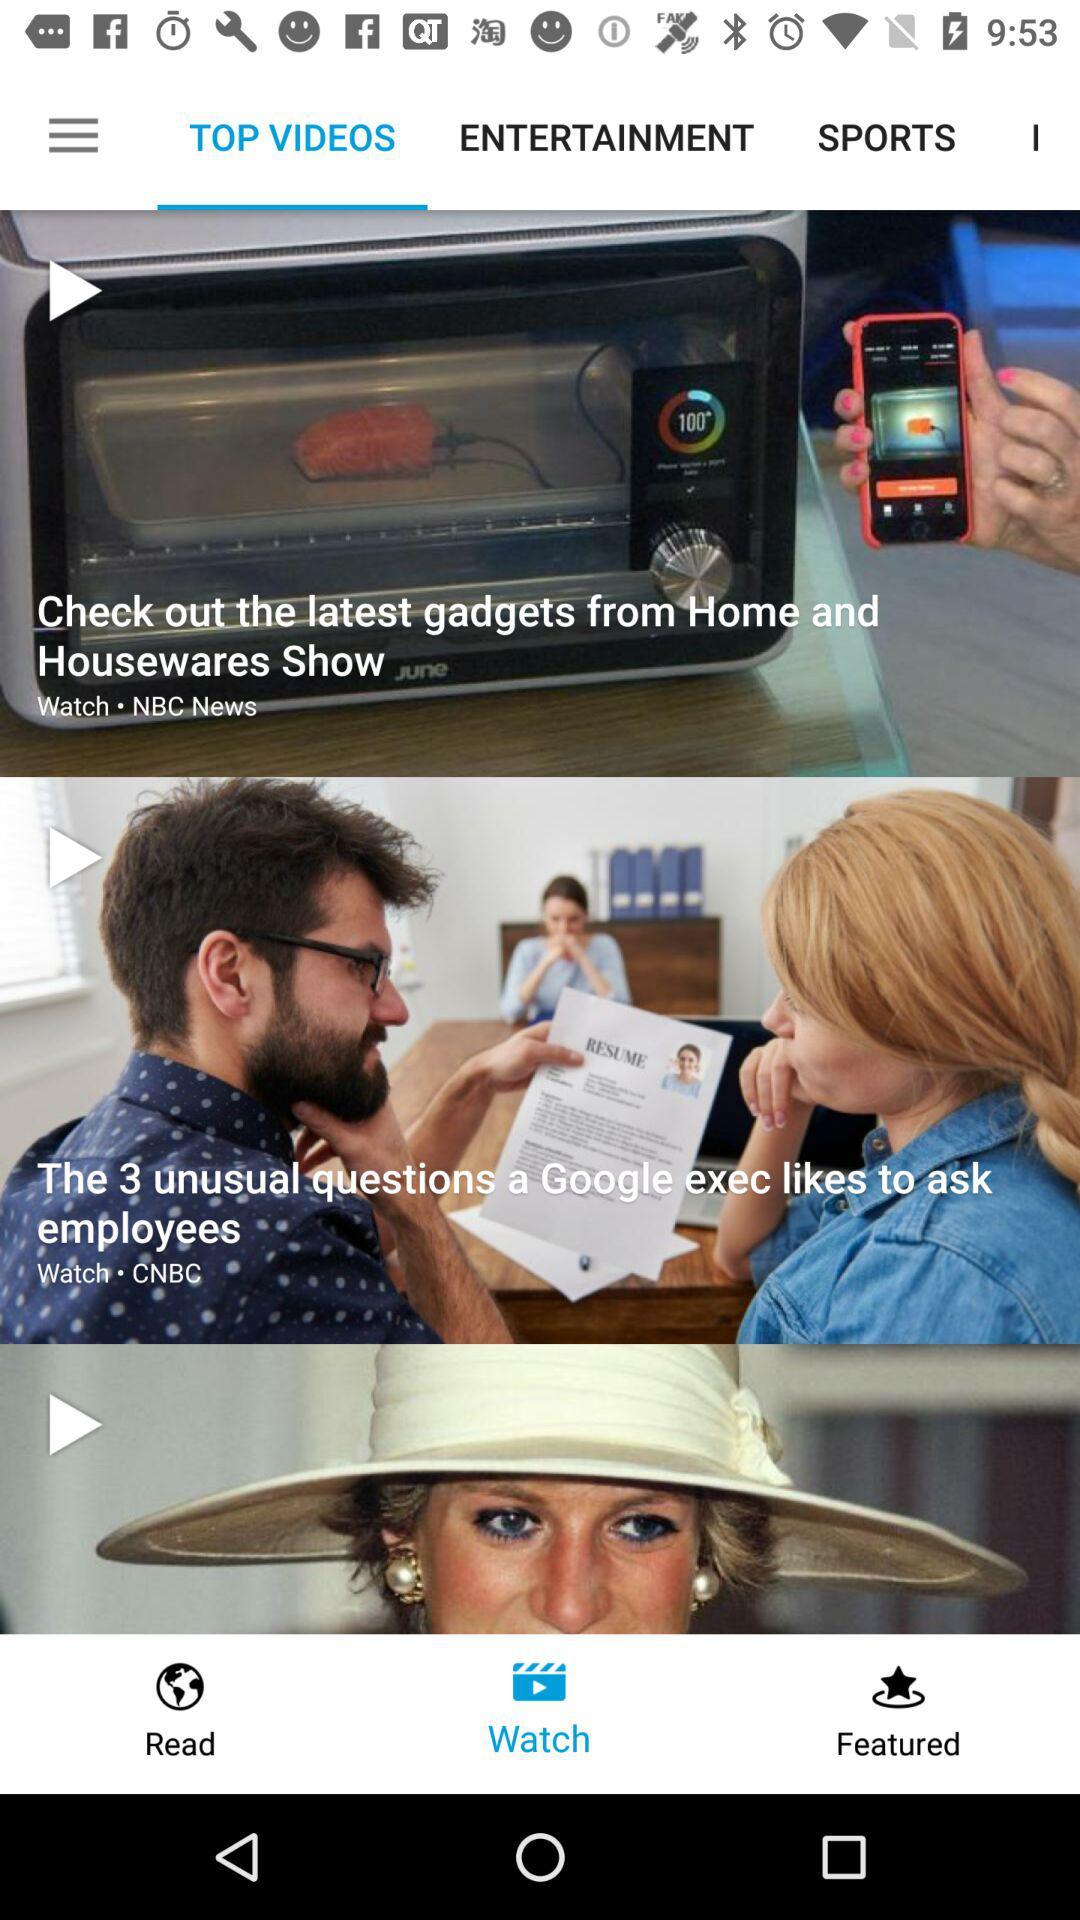 This screenshot has width=1080, height=1920. Describe the element at coordinates (74, 857) in the screenshot. I see `video` at that location.